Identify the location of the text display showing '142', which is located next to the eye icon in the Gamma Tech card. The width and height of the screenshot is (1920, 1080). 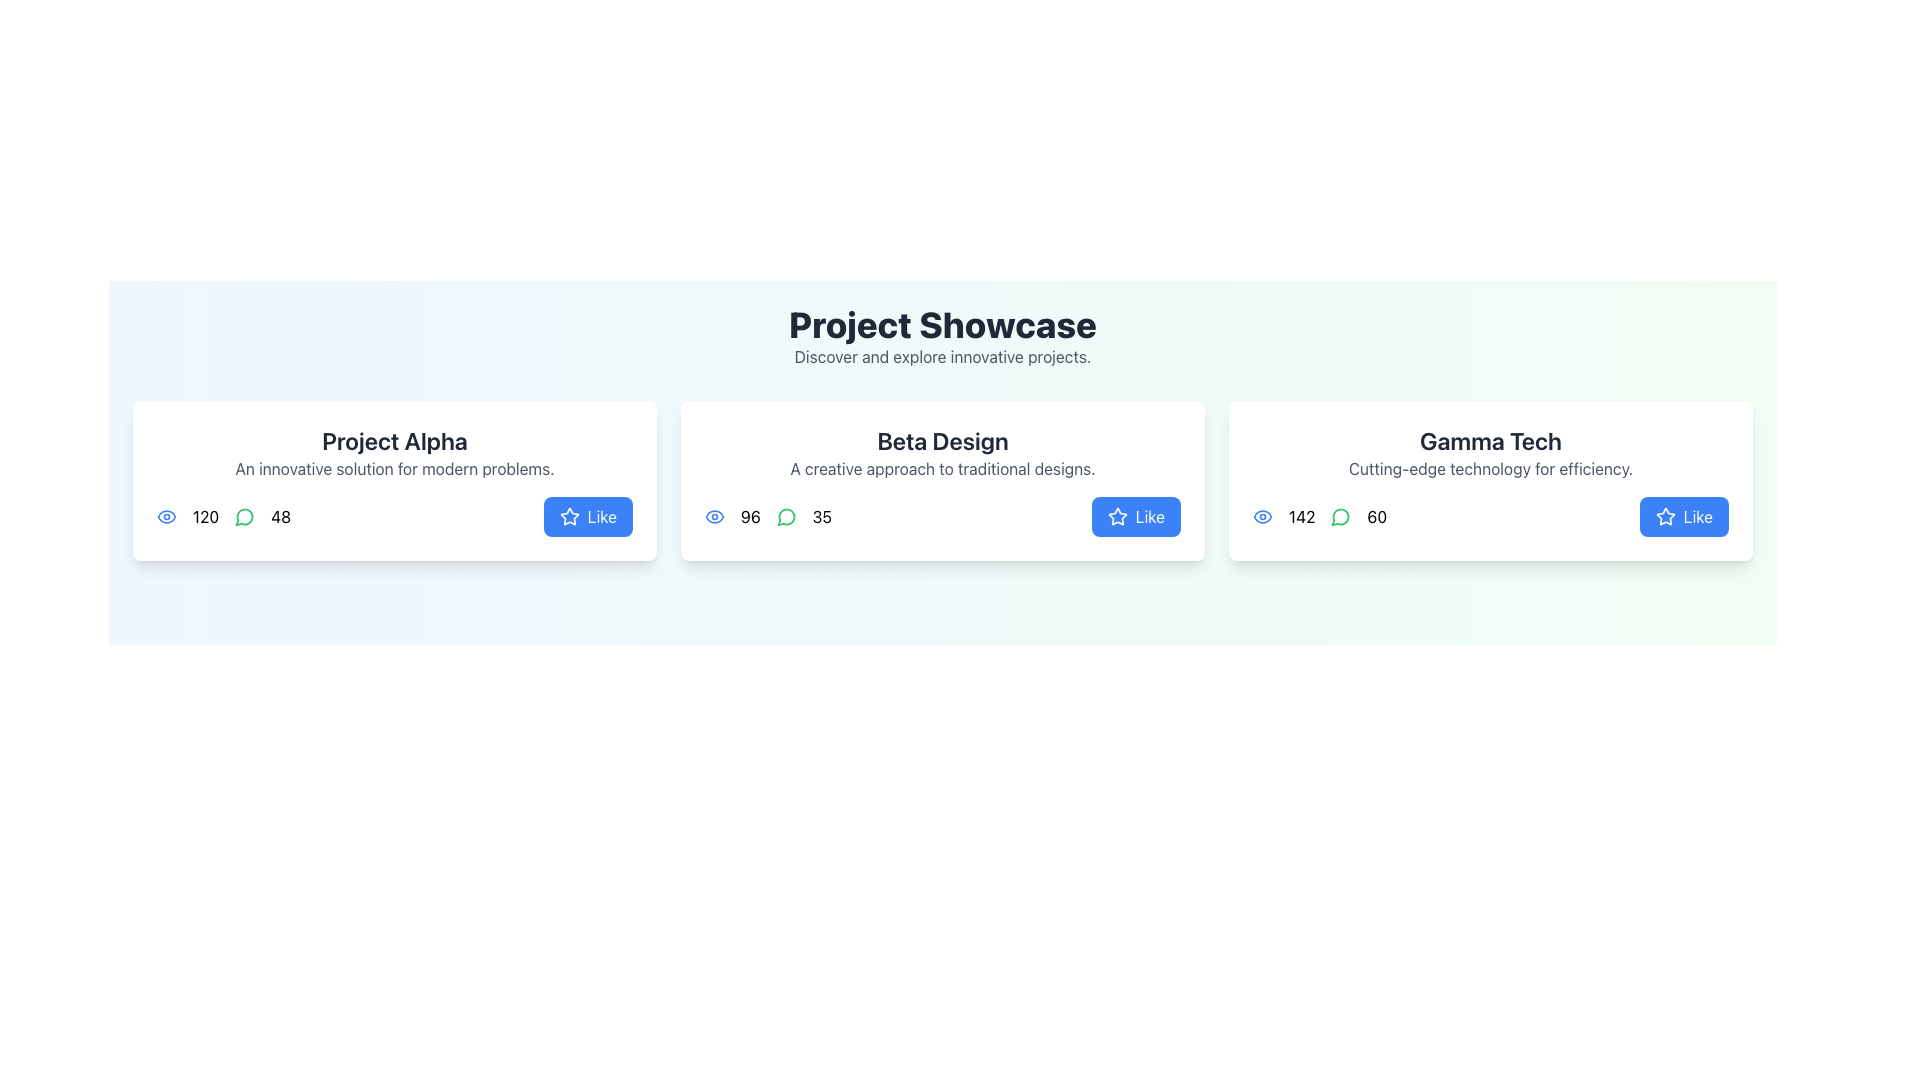
(1302, 515).